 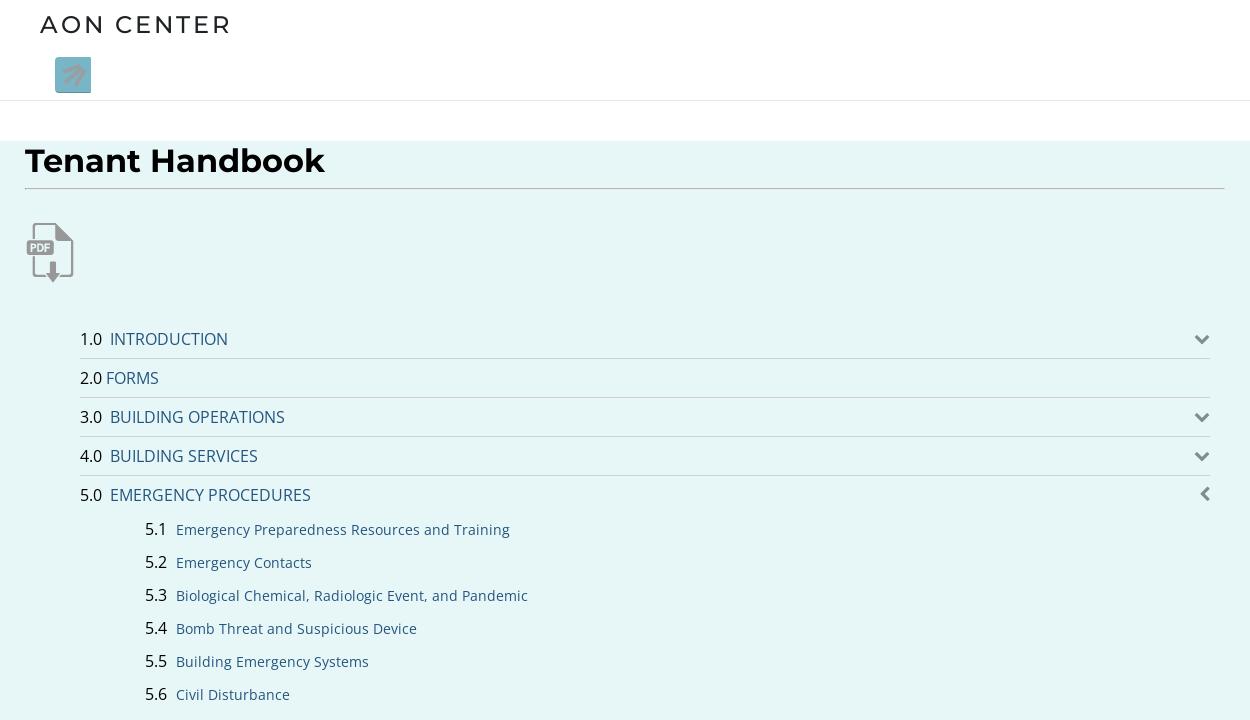 What do you see at coordinates (296, 627) in the screenshot?
I see `'Bomb Threat and Suspicious Device'` at bounding box center [296, 627].